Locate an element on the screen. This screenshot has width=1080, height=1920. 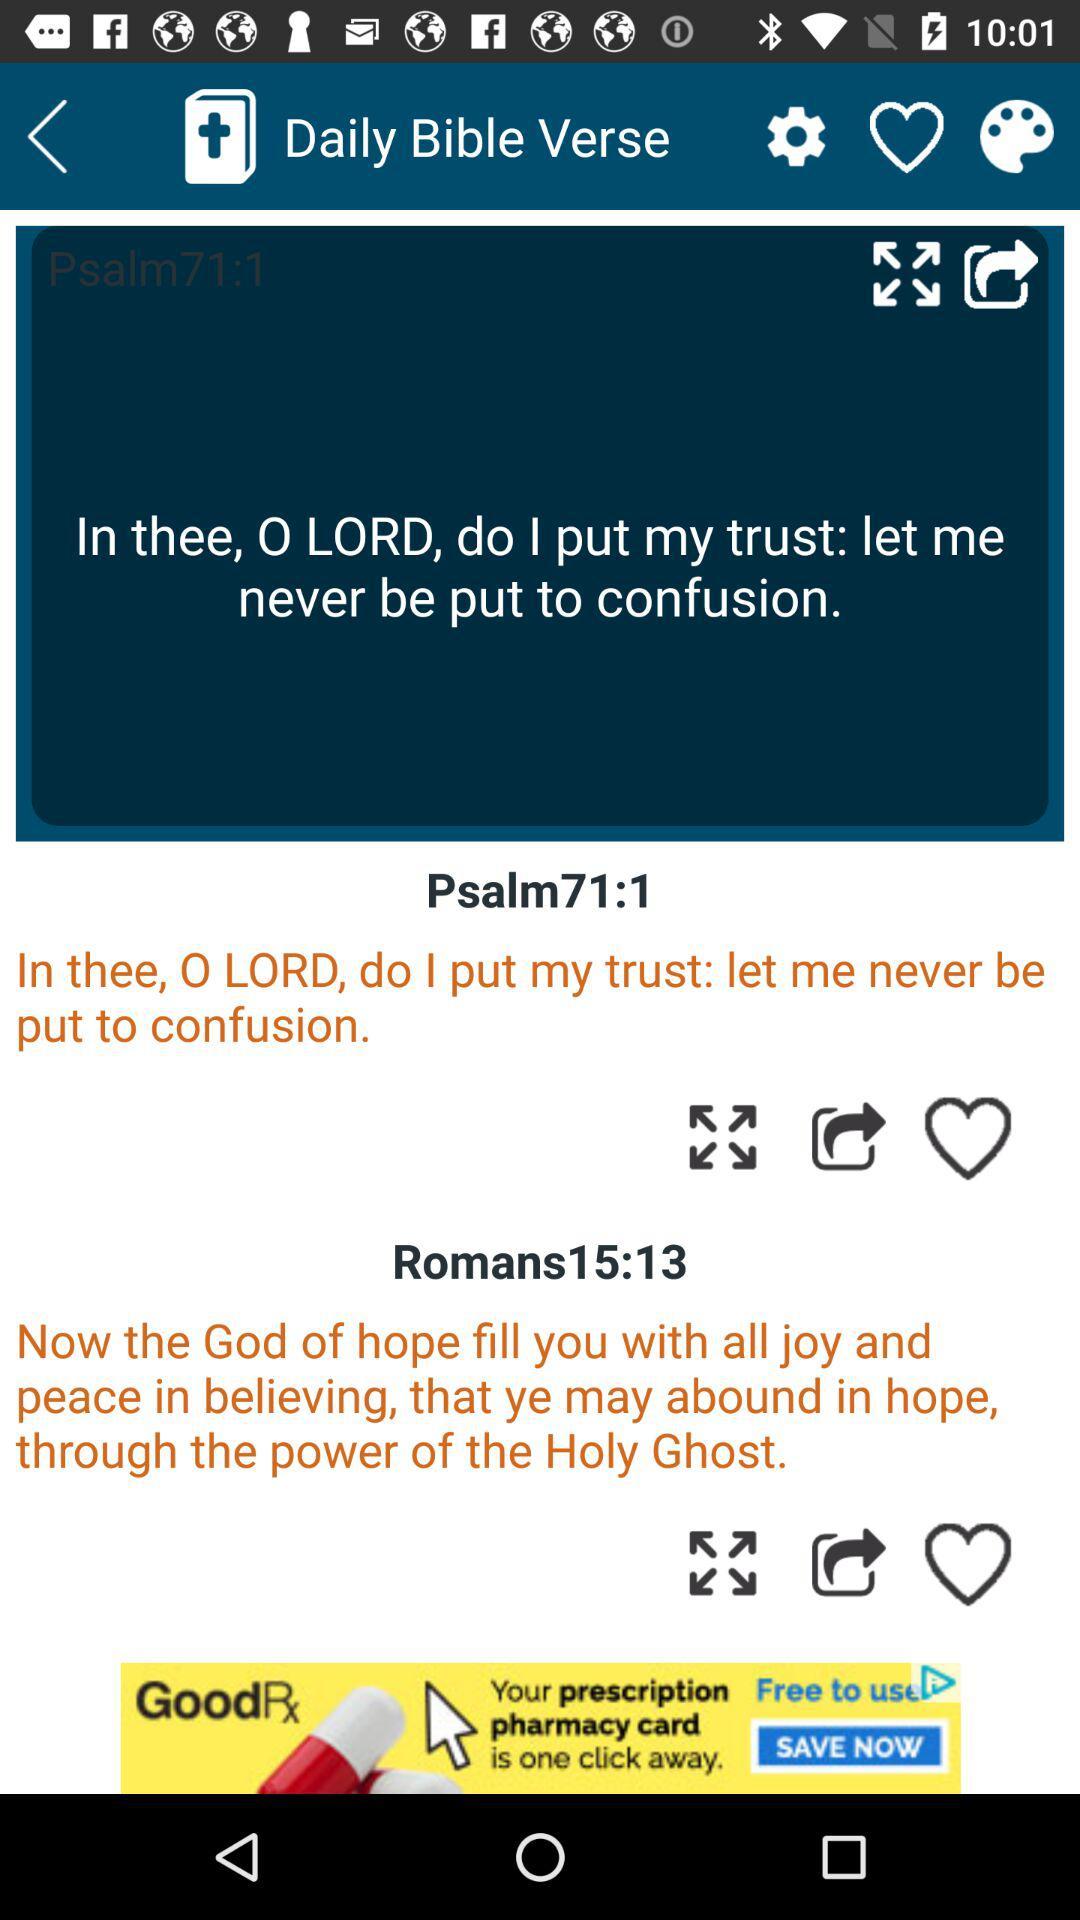
full screen is located at coordinates (722, 1136).